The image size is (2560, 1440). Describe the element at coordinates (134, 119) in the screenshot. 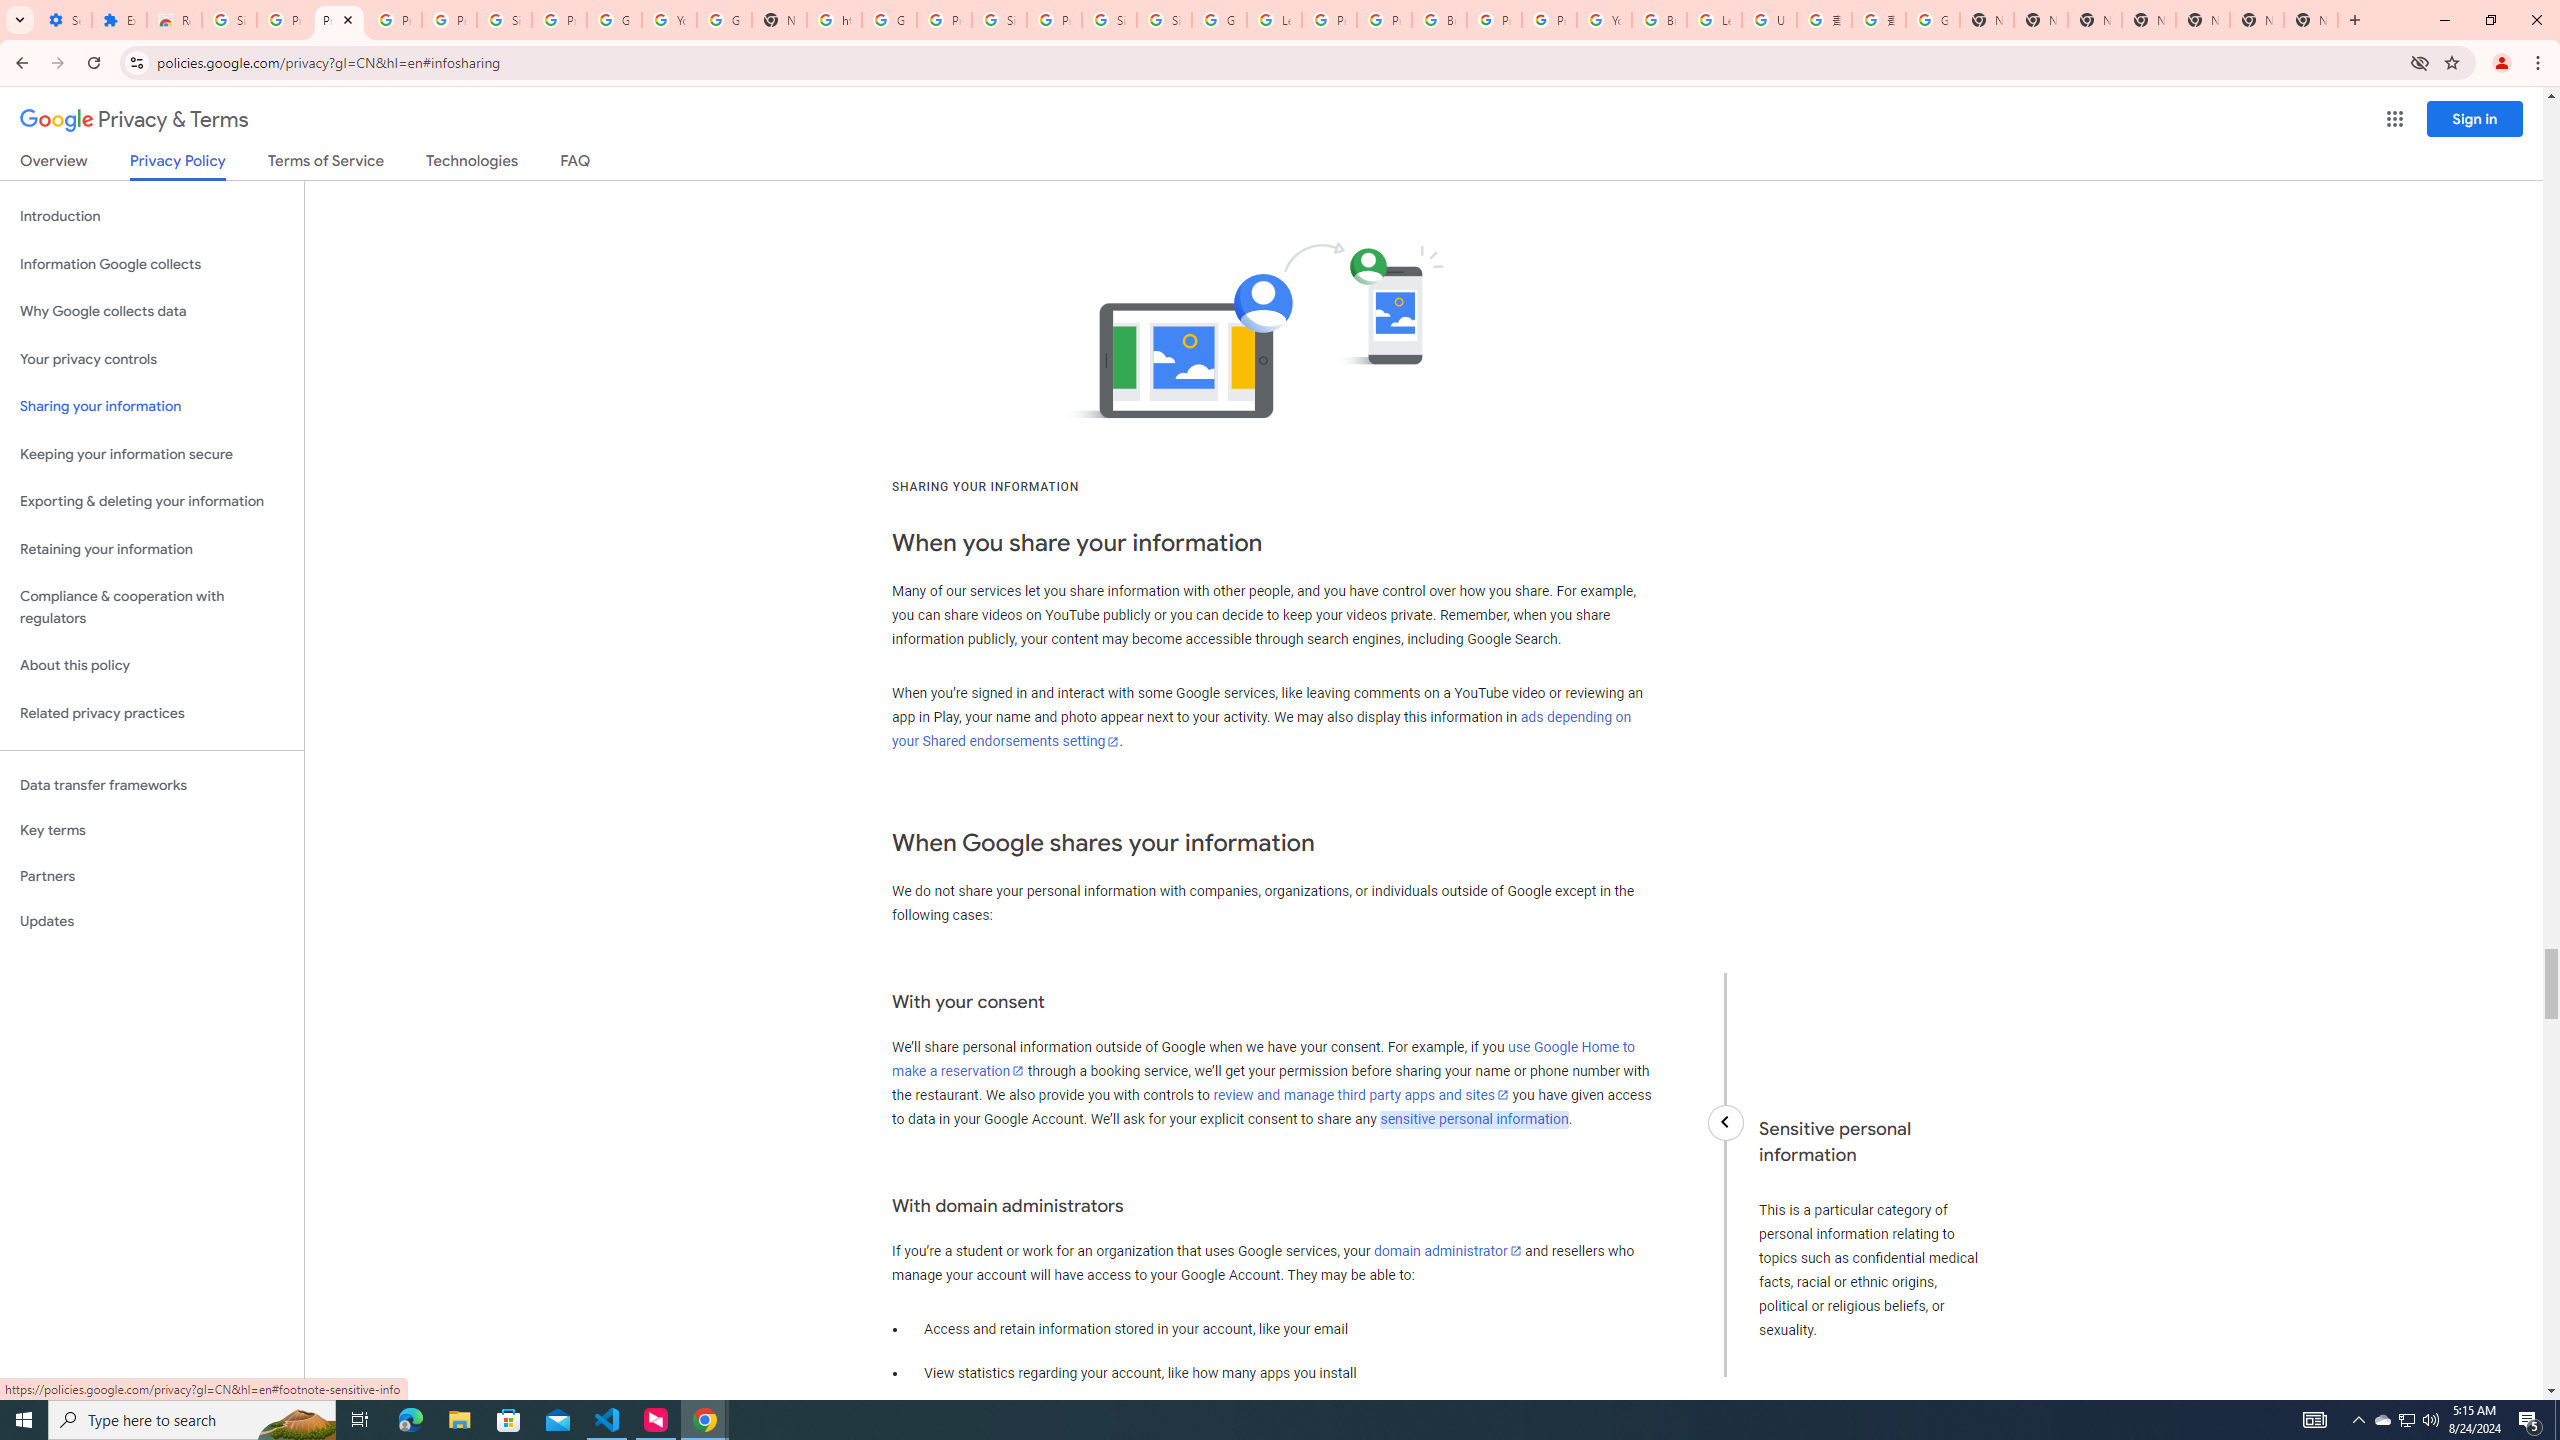

I see `'Privacy & Terms'` at that location.